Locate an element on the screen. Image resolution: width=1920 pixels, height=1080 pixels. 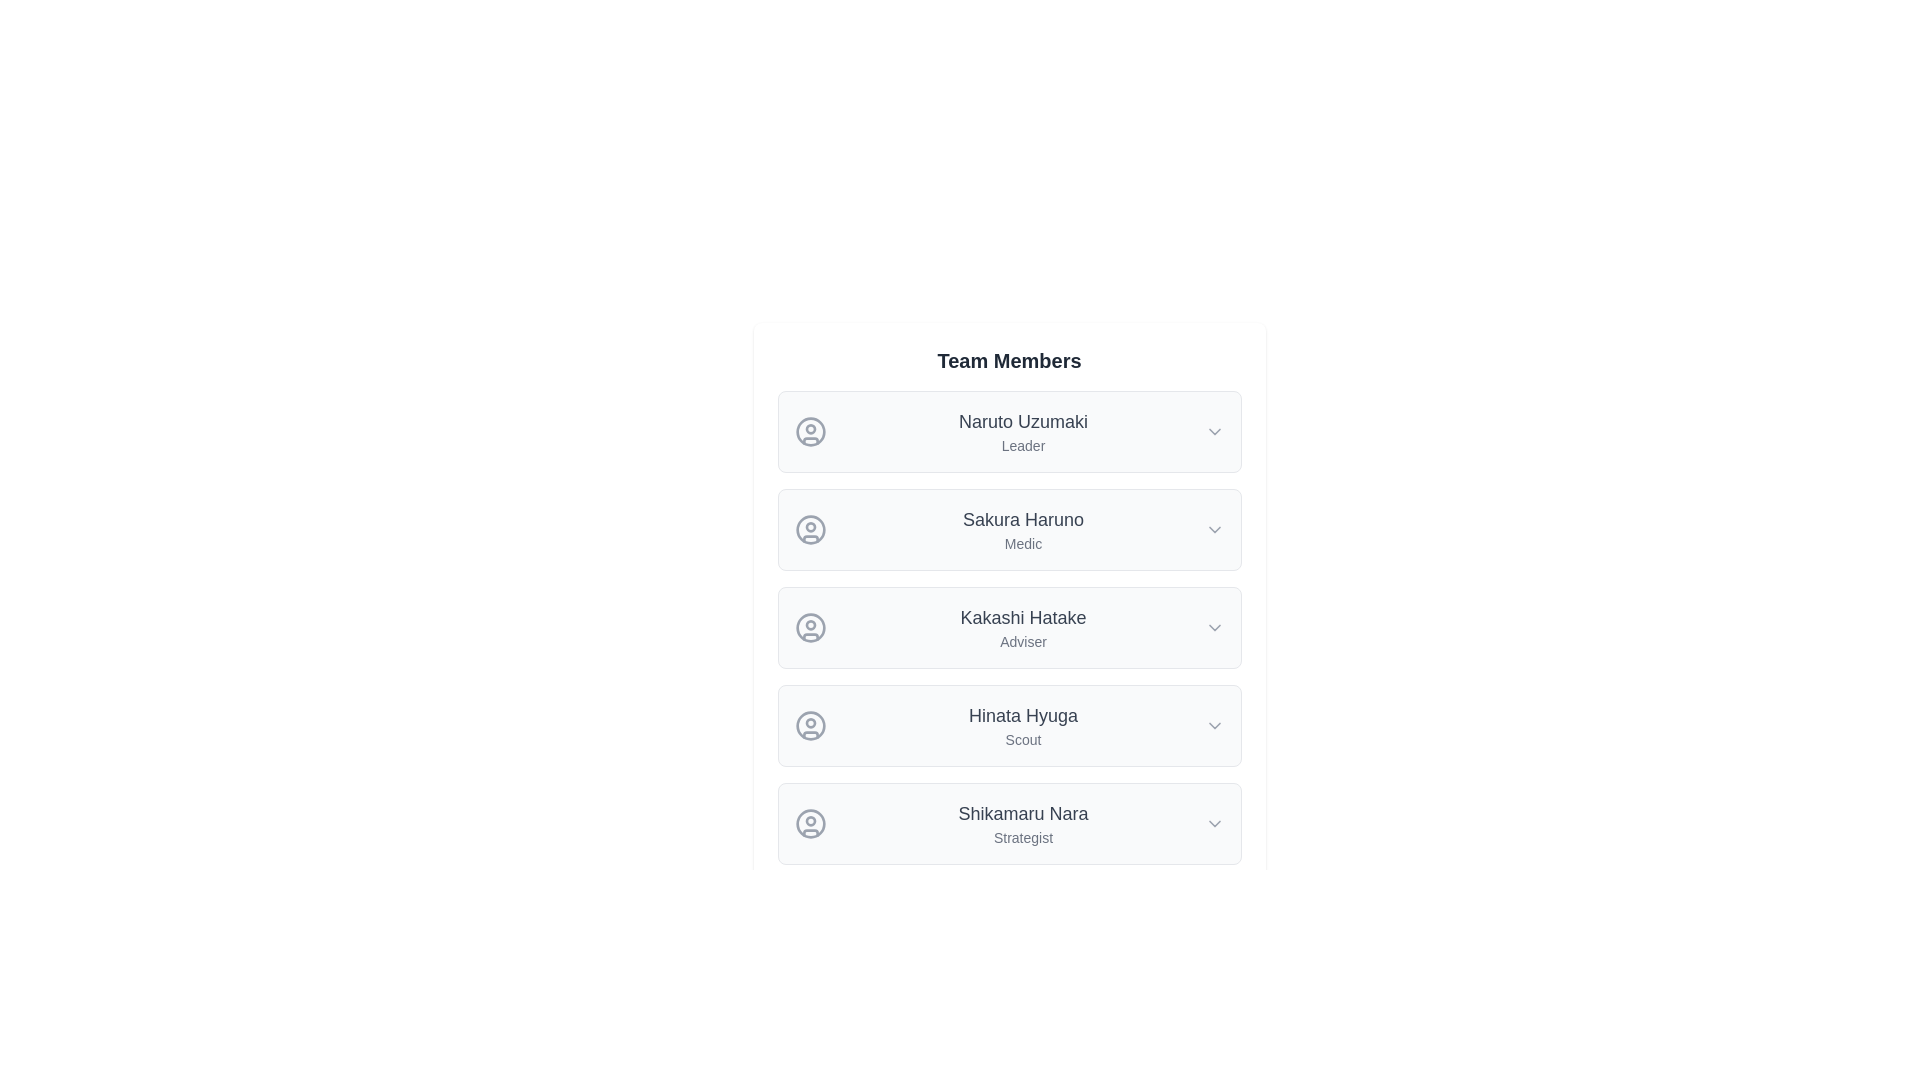
on the Text display element in the fourth slot of the 'Team Members' list is located at coordinates (1023, 725).